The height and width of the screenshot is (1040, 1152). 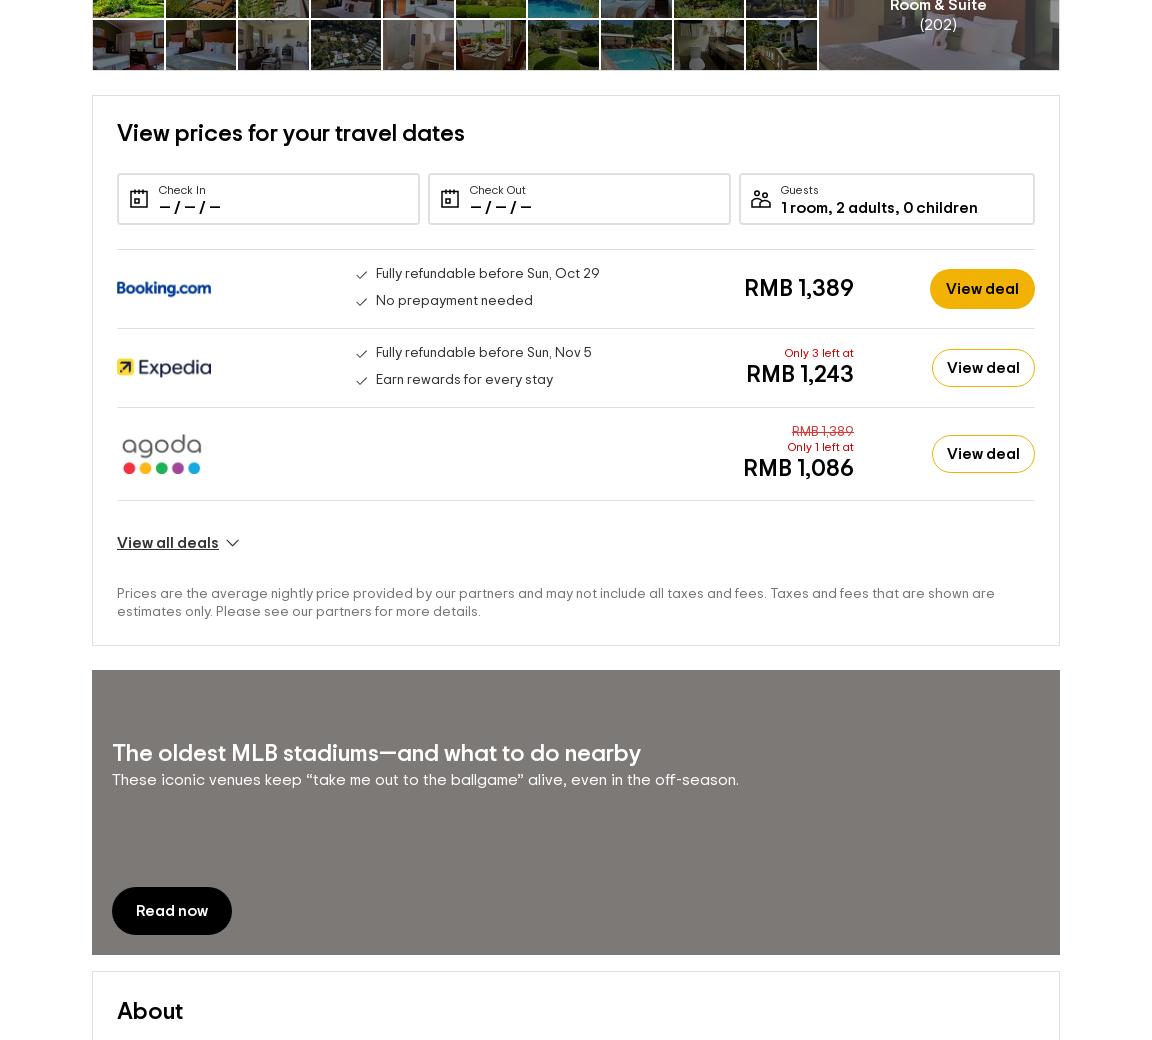 What do you see at coordinates (289, 133) in the screenshot?
I see `'View prices for your travel dates'` at bounding box center [289, 133].